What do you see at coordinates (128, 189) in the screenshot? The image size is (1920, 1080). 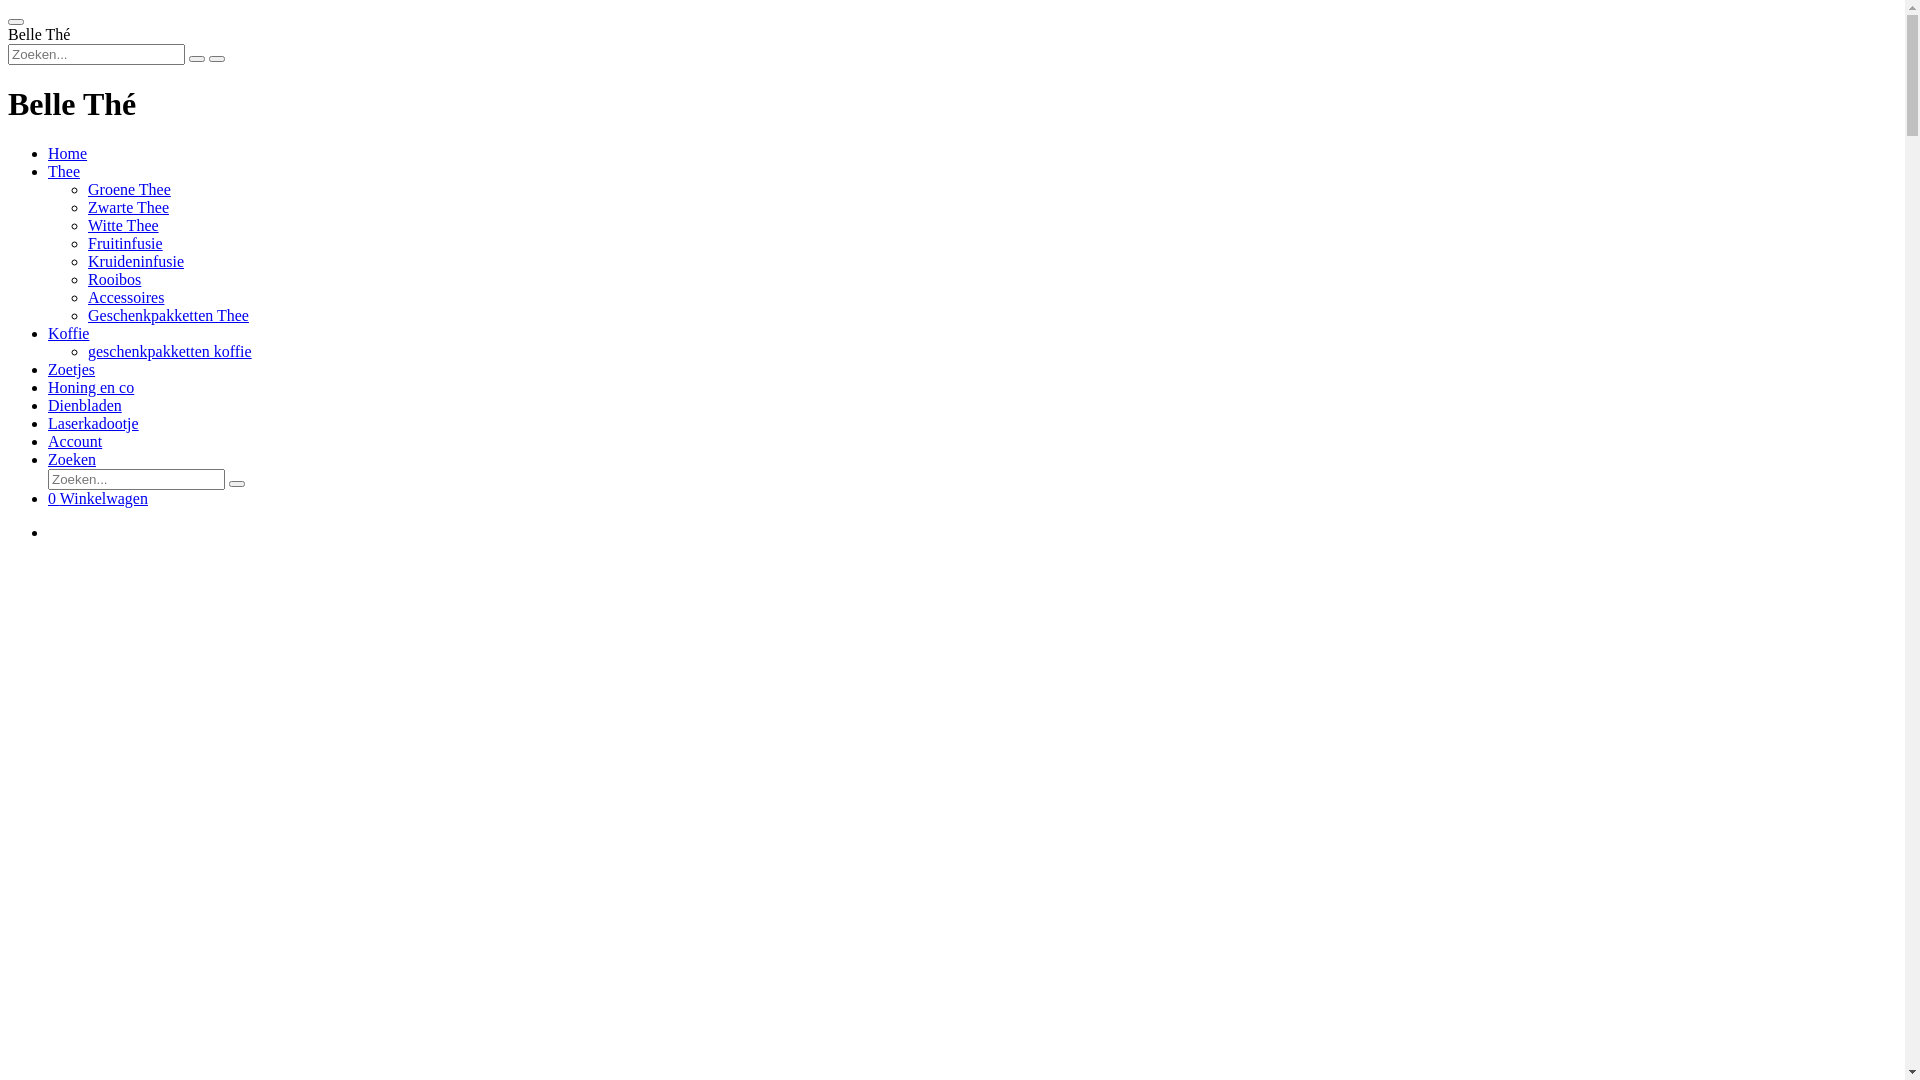 I see `'Groene Thee'` at bounding box center [128, 189].